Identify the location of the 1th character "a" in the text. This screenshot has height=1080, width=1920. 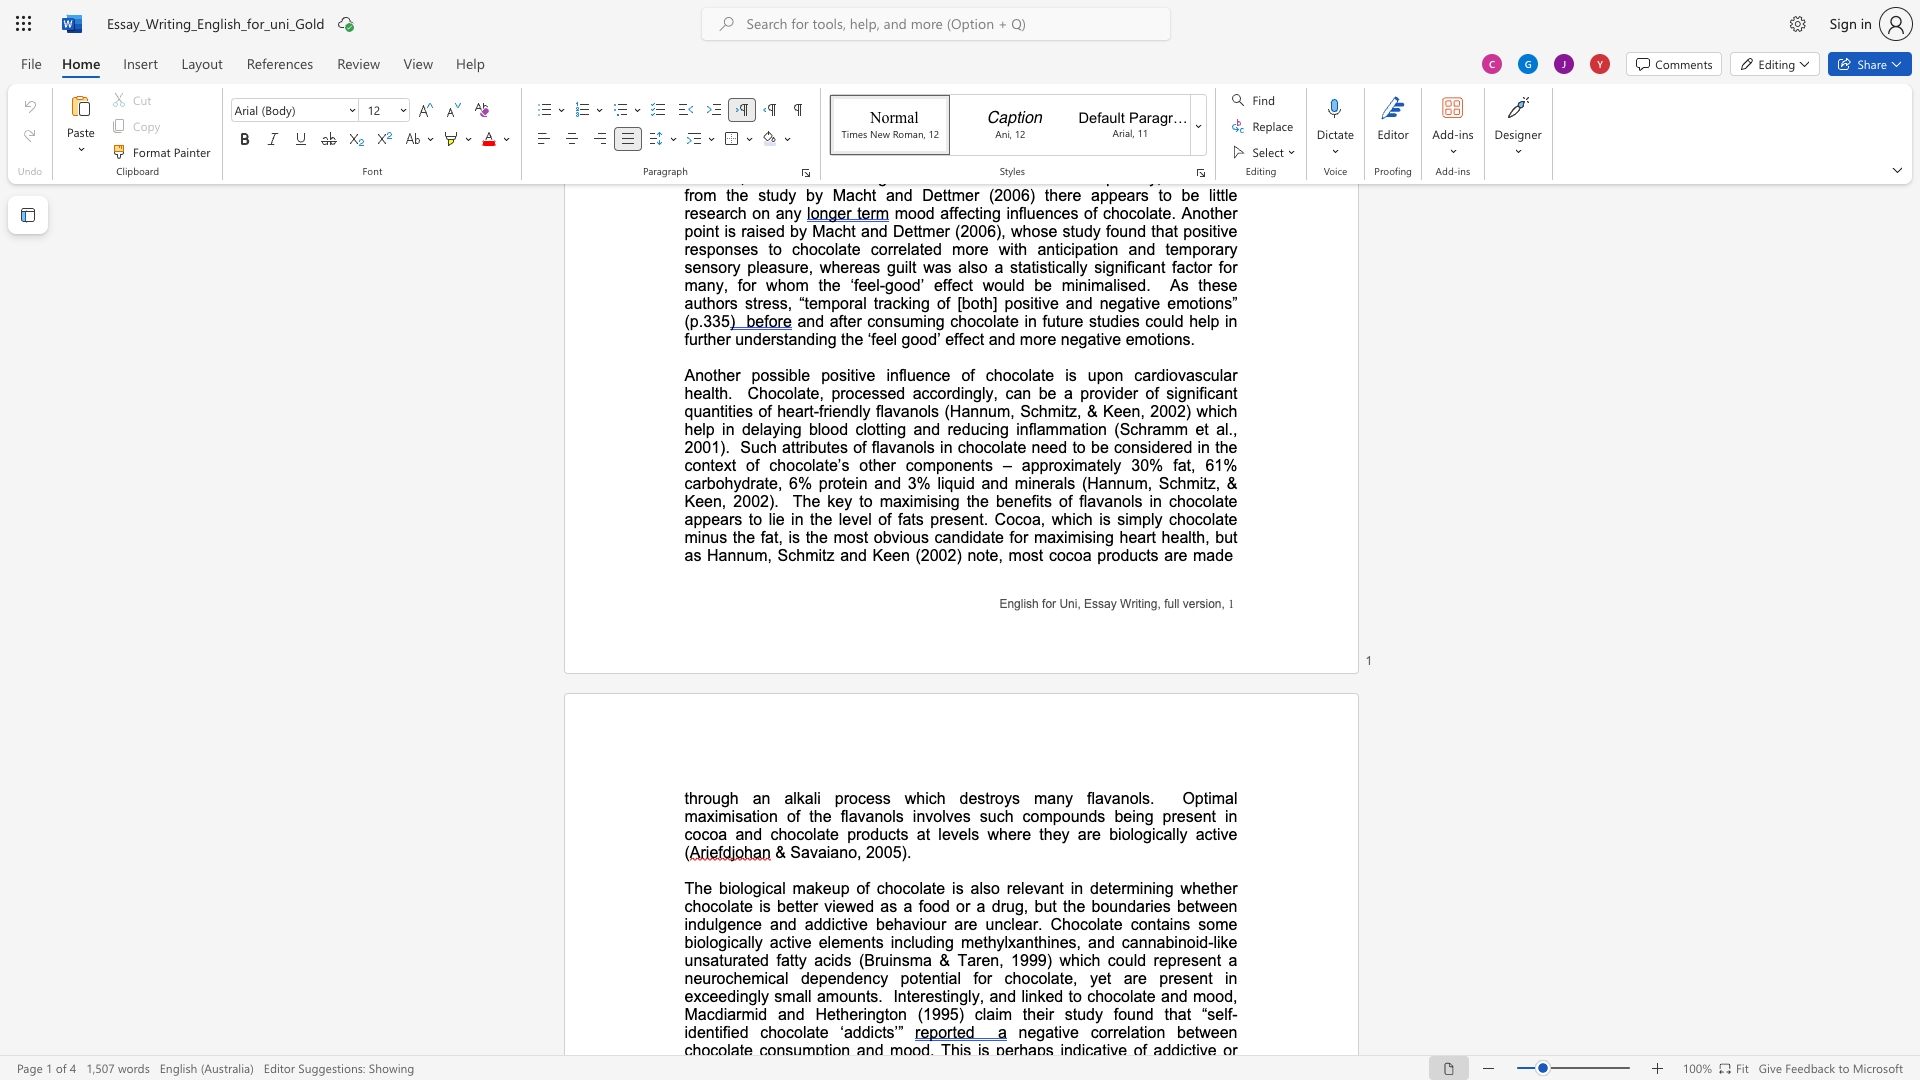
(785, 446).